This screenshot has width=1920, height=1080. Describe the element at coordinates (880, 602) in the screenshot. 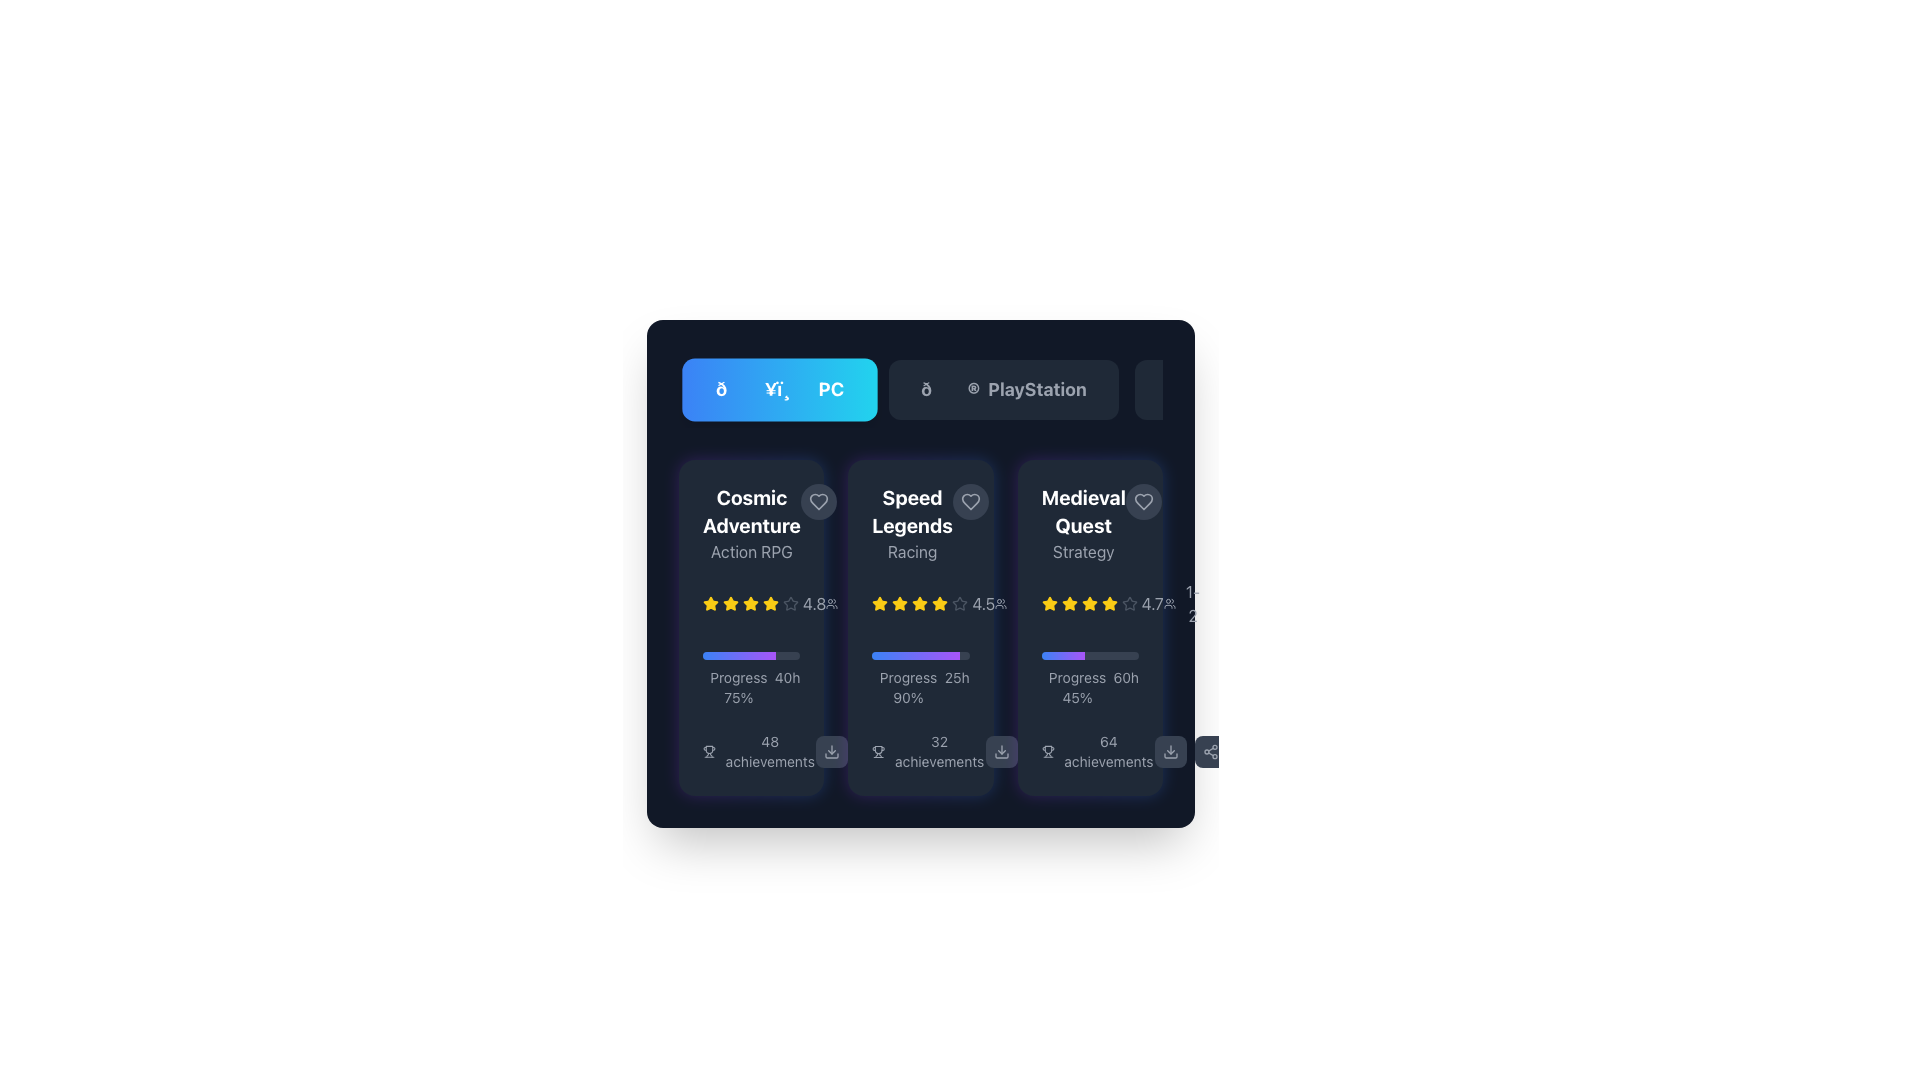

I see `the Rating star icon for the 'Speed Legends' game, which is part of a row of rating stars` at that location.